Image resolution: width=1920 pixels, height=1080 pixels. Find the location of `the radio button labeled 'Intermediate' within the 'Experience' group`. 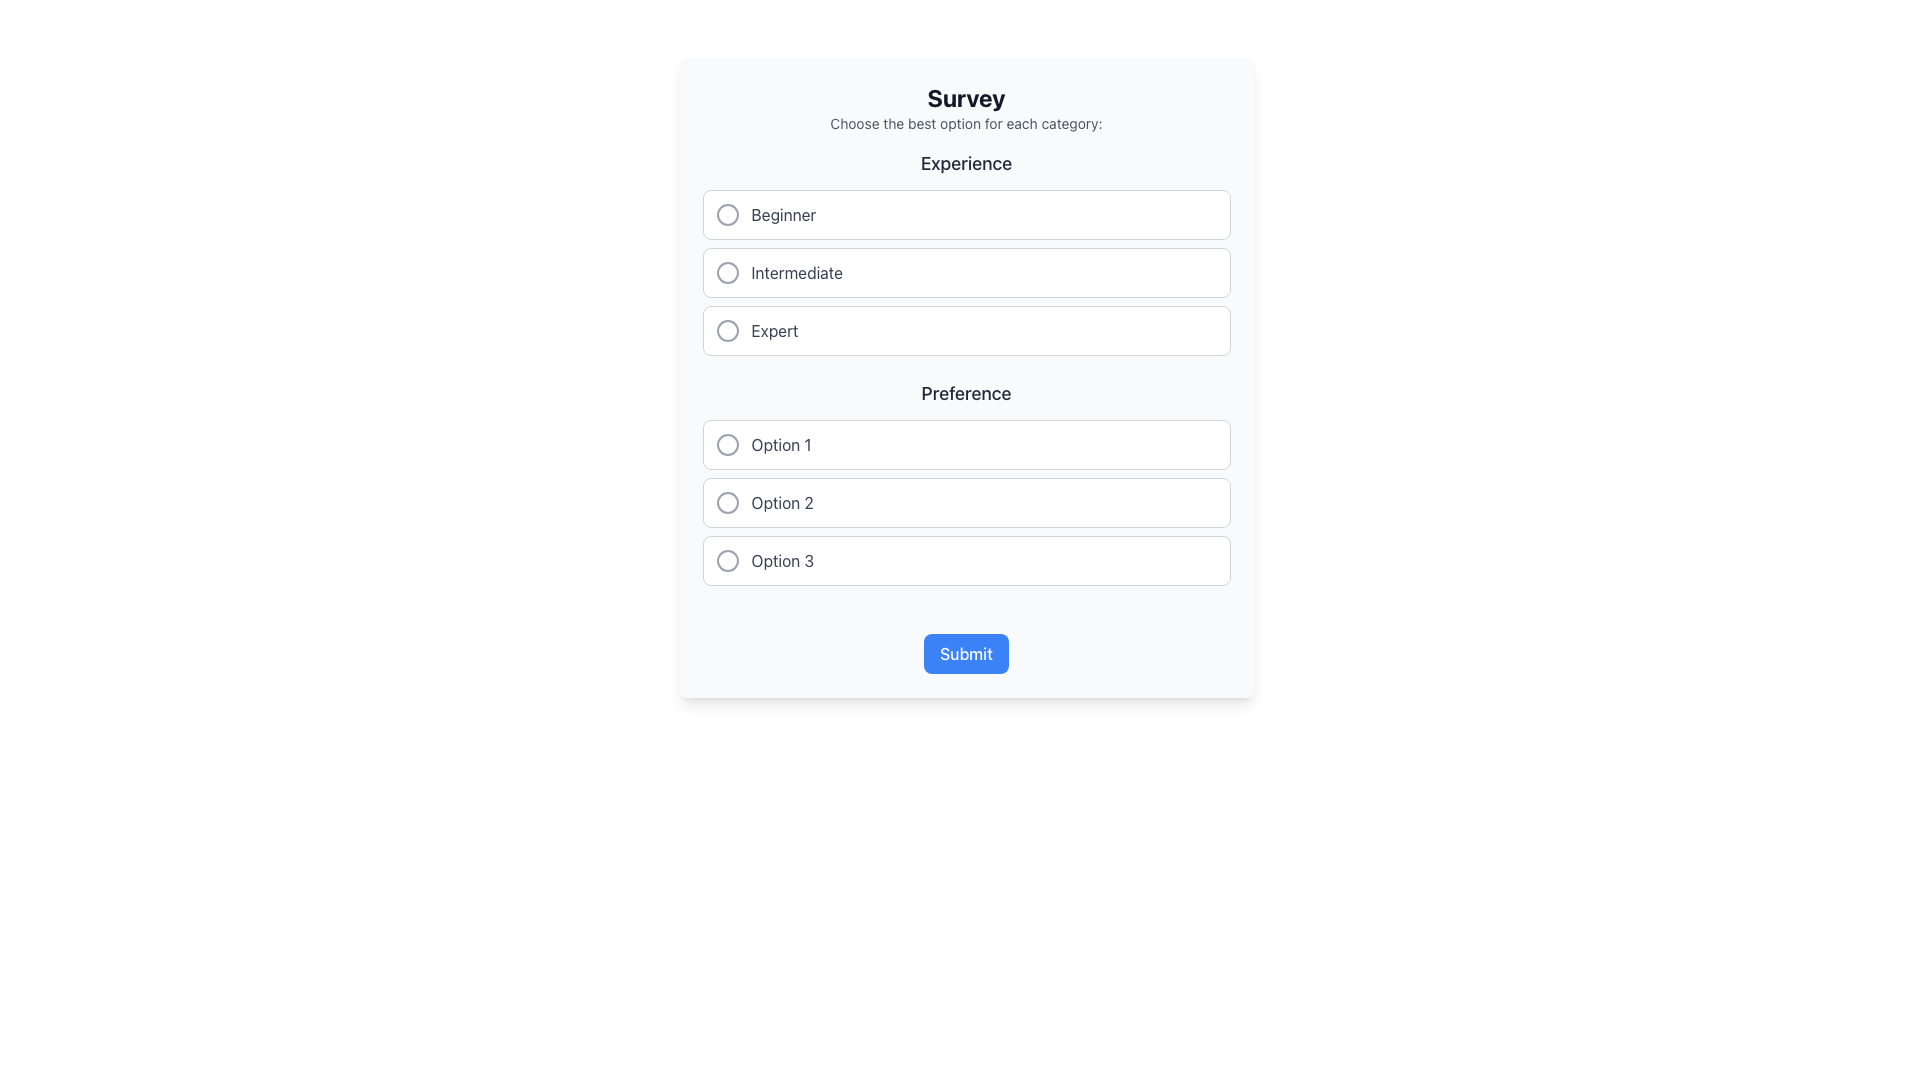

the radio button labeled 'Intermediate' within the 'Experience' group is located at coordinates (966, 273).